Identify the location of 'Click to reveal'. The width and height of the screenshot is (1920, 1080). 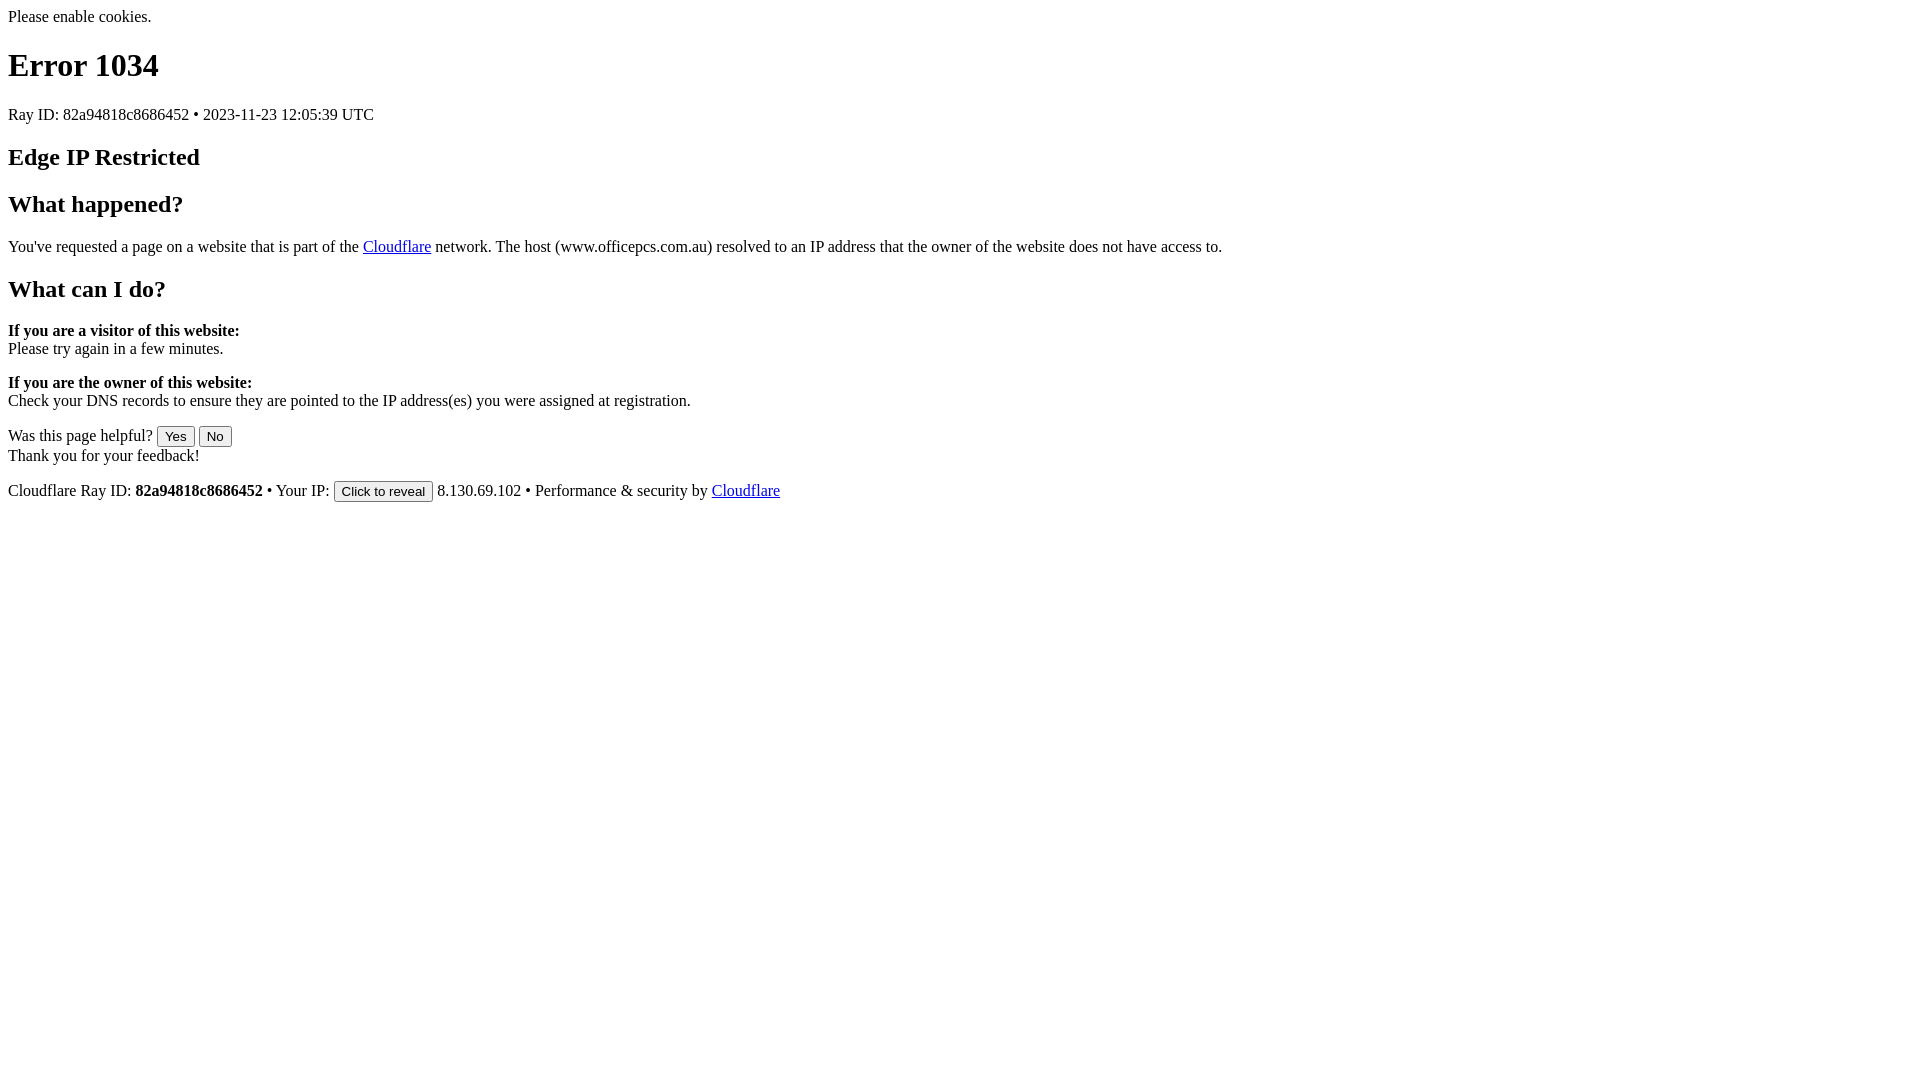
(384, 491).